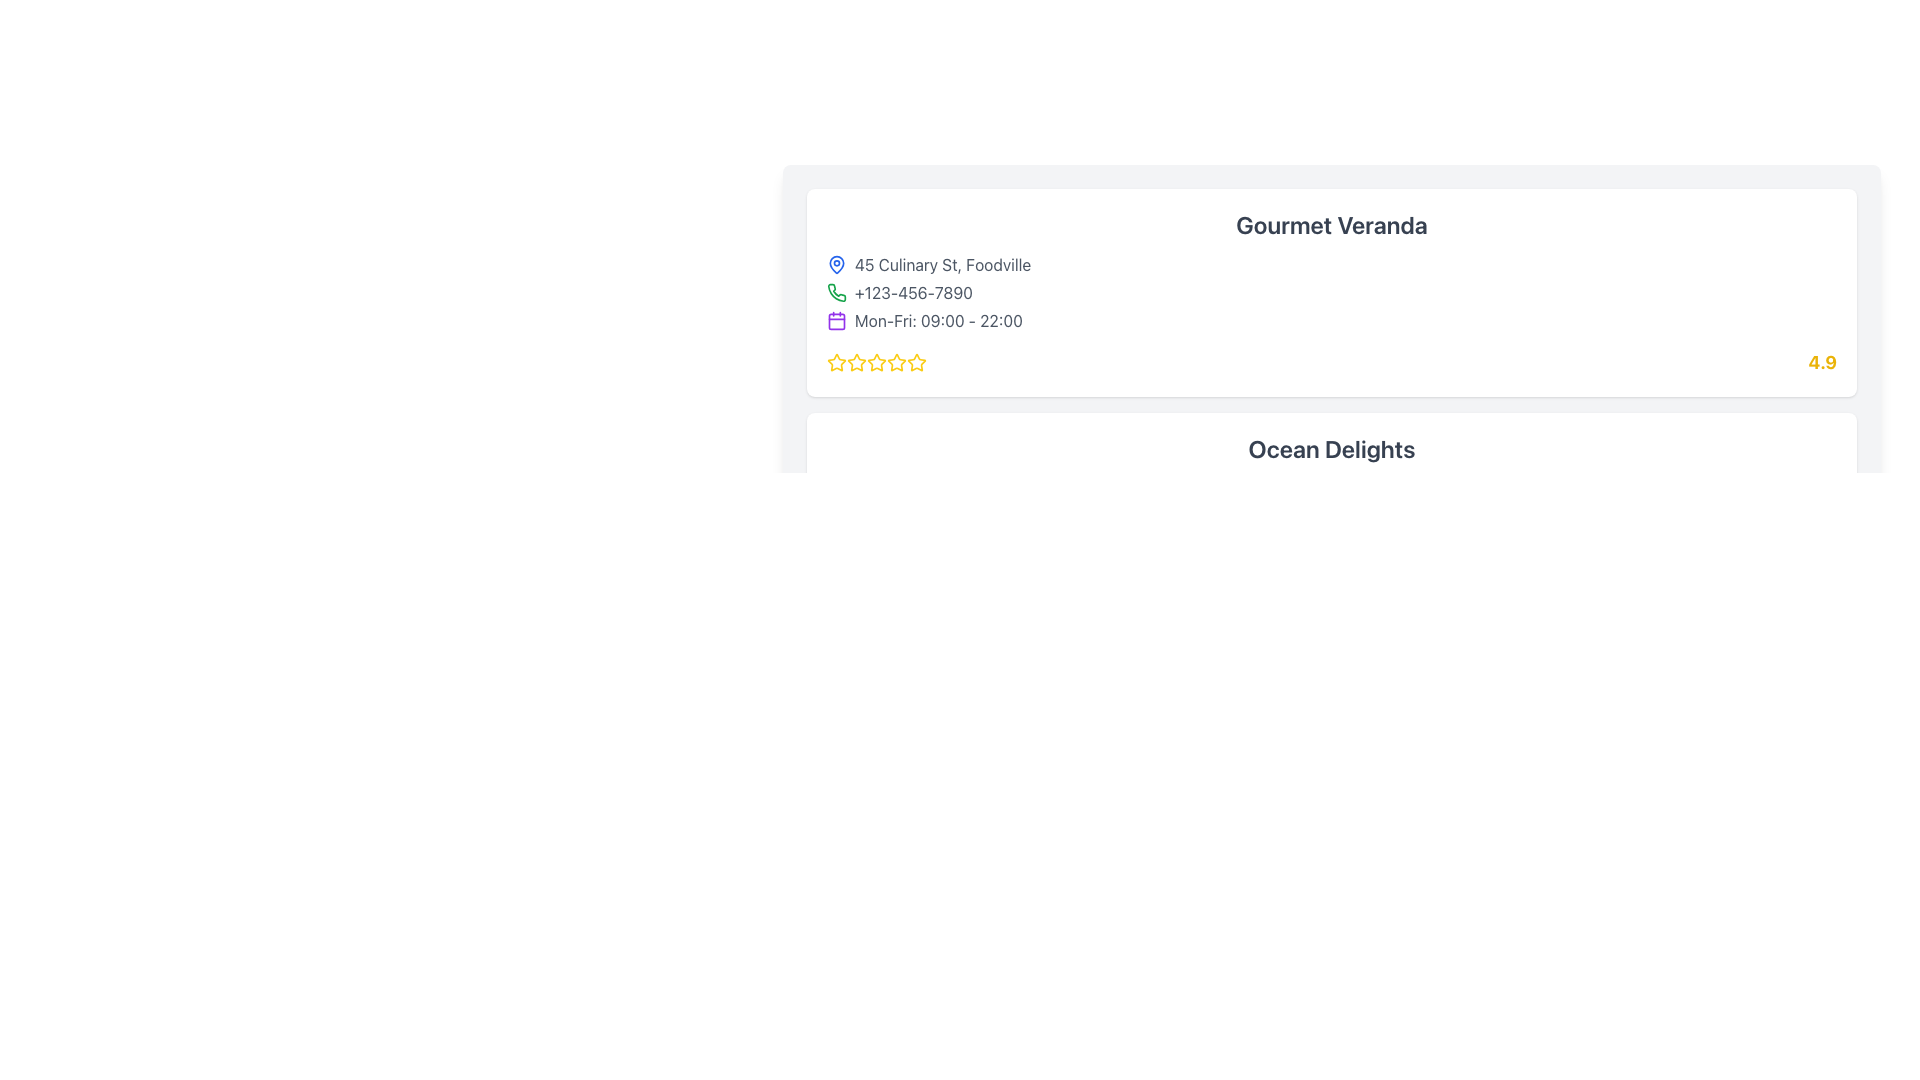 The width and height of the screenshot is (1920, 1080). Describe the element at coordinates (915, 362) in the screenshot. I see `the fifth yellow star icon in the rating system for 'Gourmet Veranda' located at the bottom-left section of the card` at that location.